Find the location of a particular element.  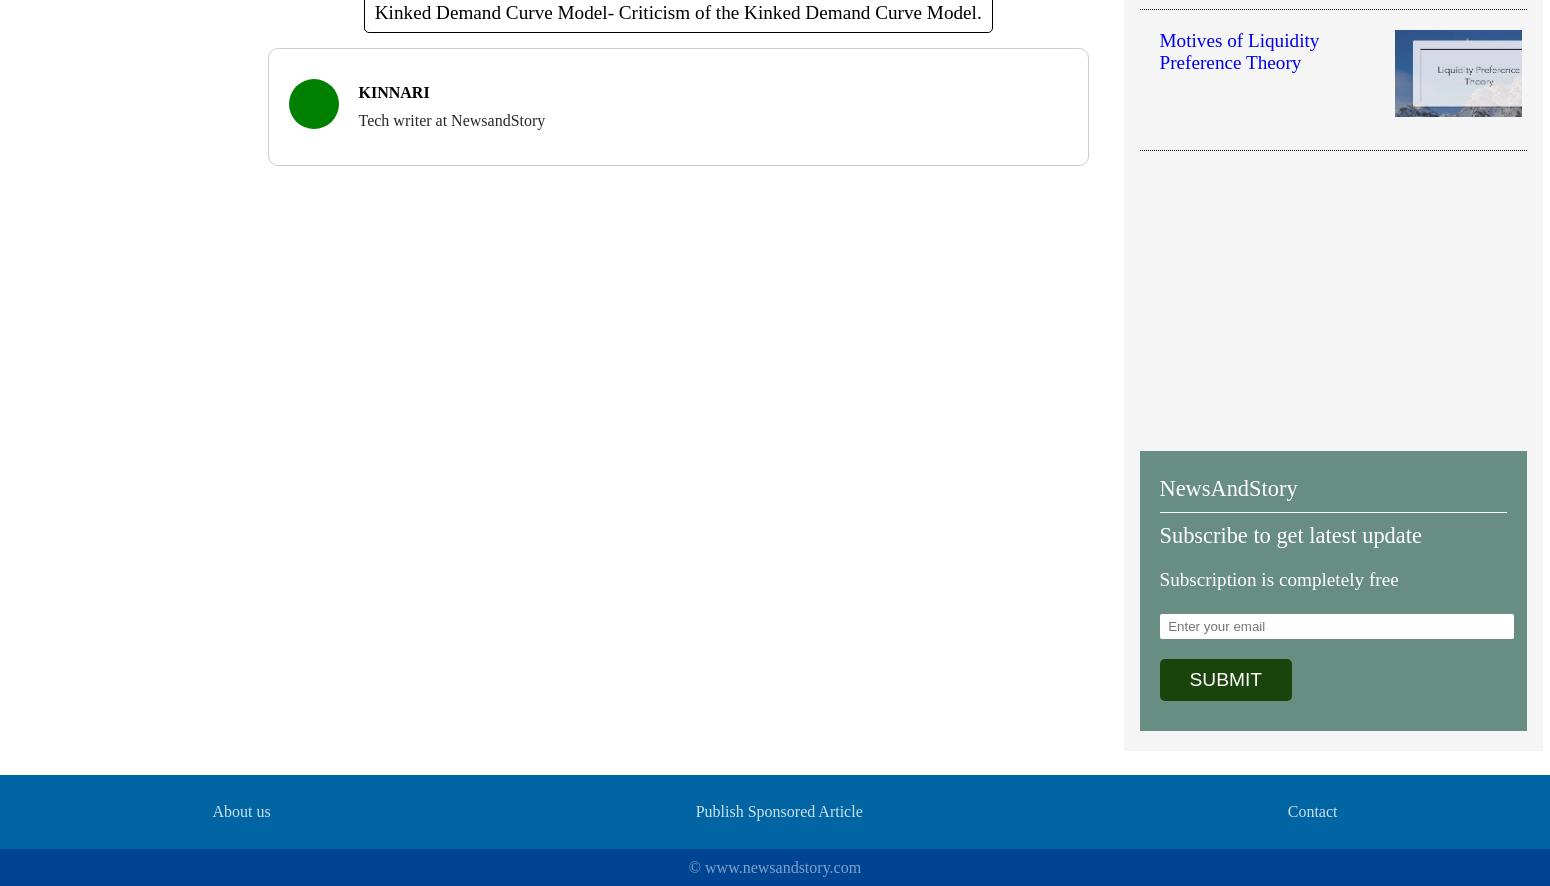

'SUBMIT' is located at coordinates (1225, 678).